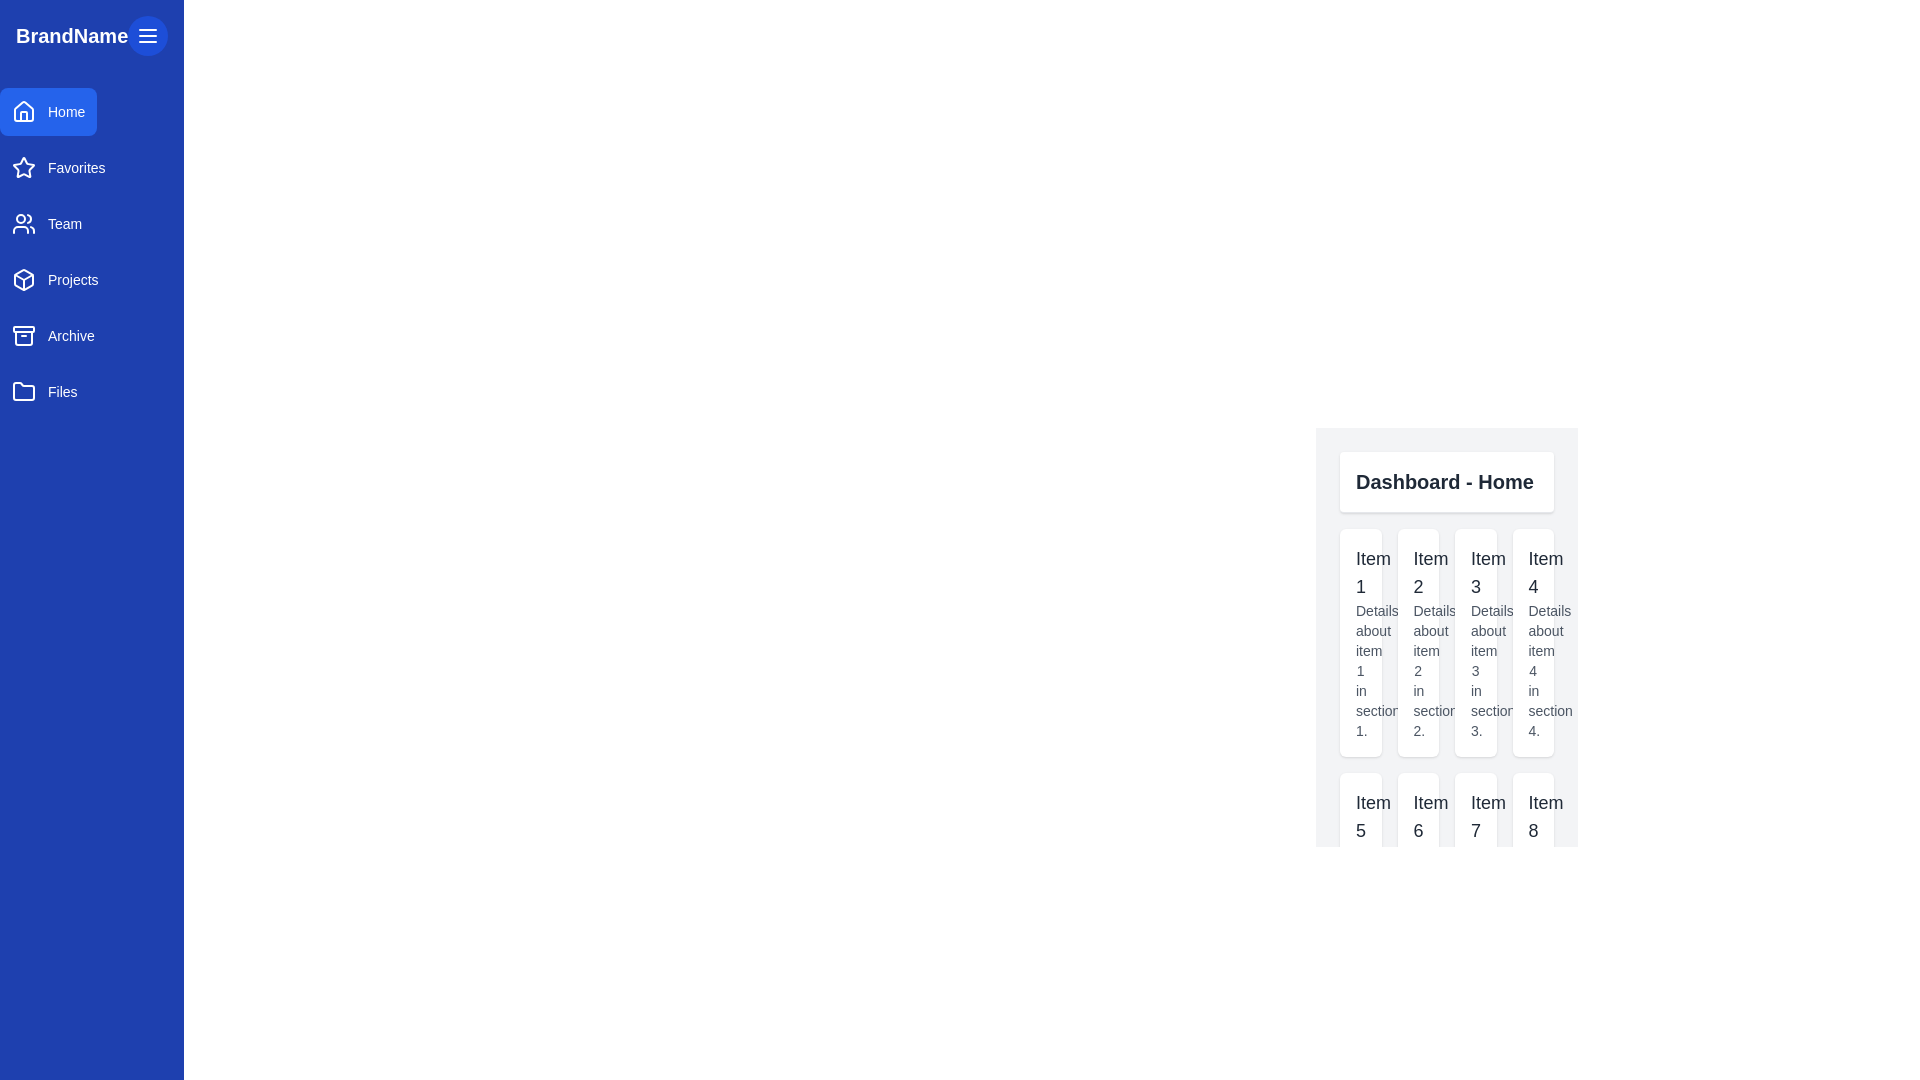  What do you see at coordinates (1417, 573) in the screenshot?
I see `the text label 'Item 2' located in the Dashboard - Home section, which is displayed in a medium-sized bold font` at bounding box center [1417, 573].